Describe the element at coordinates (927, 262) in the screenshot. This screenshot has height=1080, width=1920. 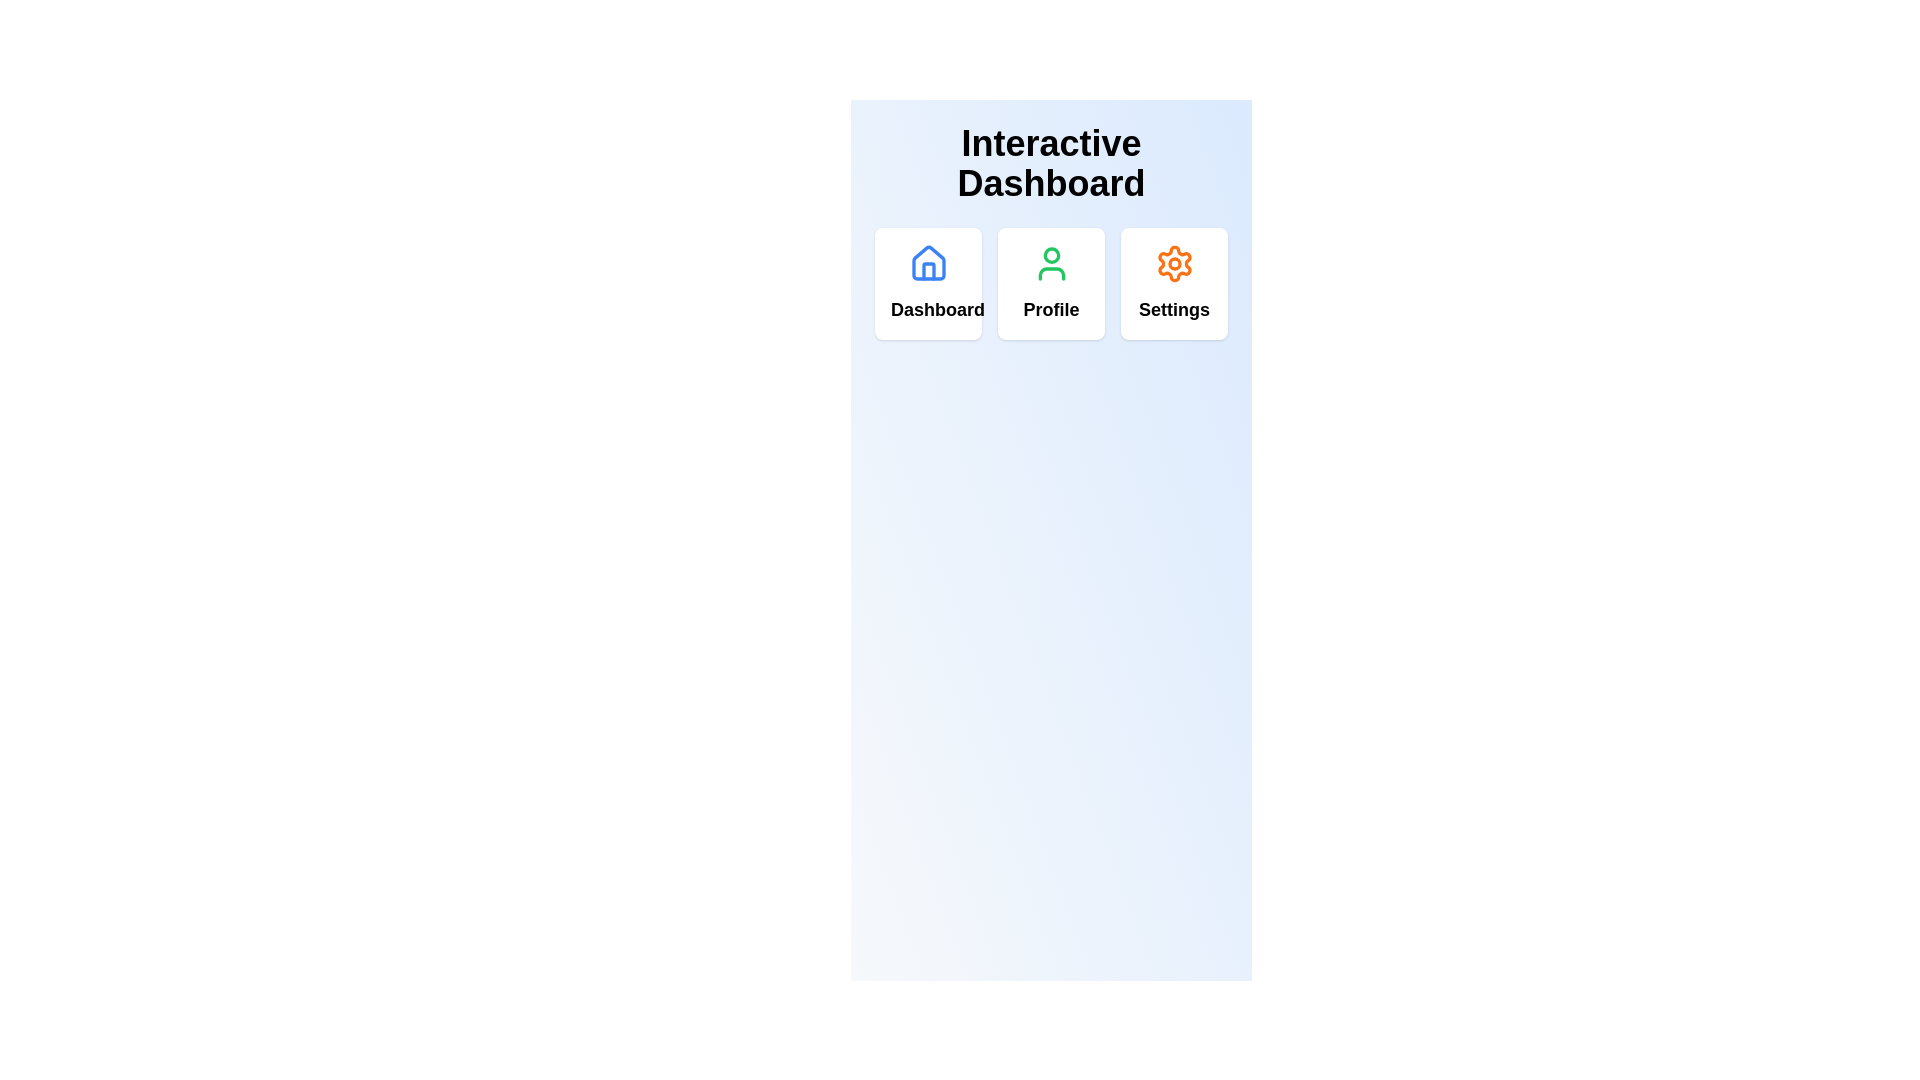
I see `the stylized blue house icon located within the 'Dashboard' button` at that location.